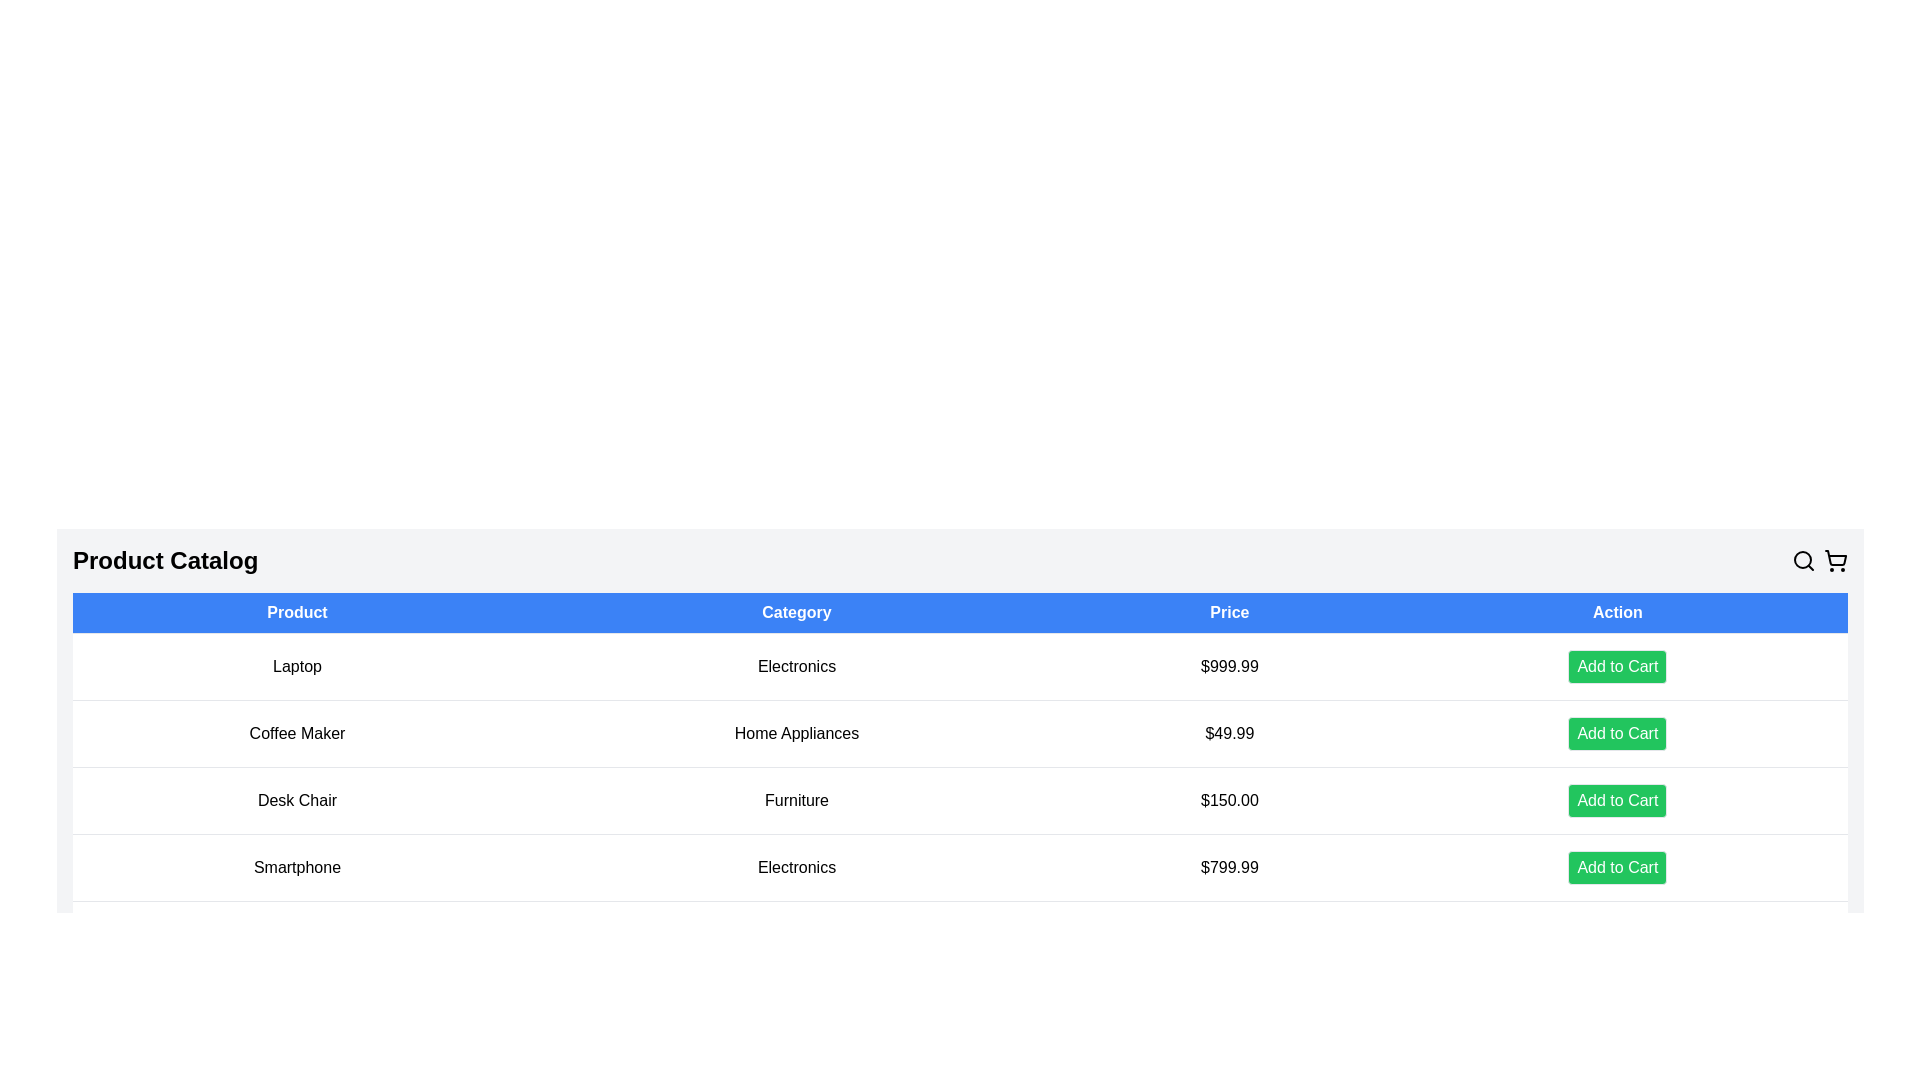 This screenshot has height=1080, width=1920. I want to click on the 'Add to Cart' button with a green background and white text located in the second row of the 'Action' column, directly to the right of the '$49.99' price, so click(1617, 733).